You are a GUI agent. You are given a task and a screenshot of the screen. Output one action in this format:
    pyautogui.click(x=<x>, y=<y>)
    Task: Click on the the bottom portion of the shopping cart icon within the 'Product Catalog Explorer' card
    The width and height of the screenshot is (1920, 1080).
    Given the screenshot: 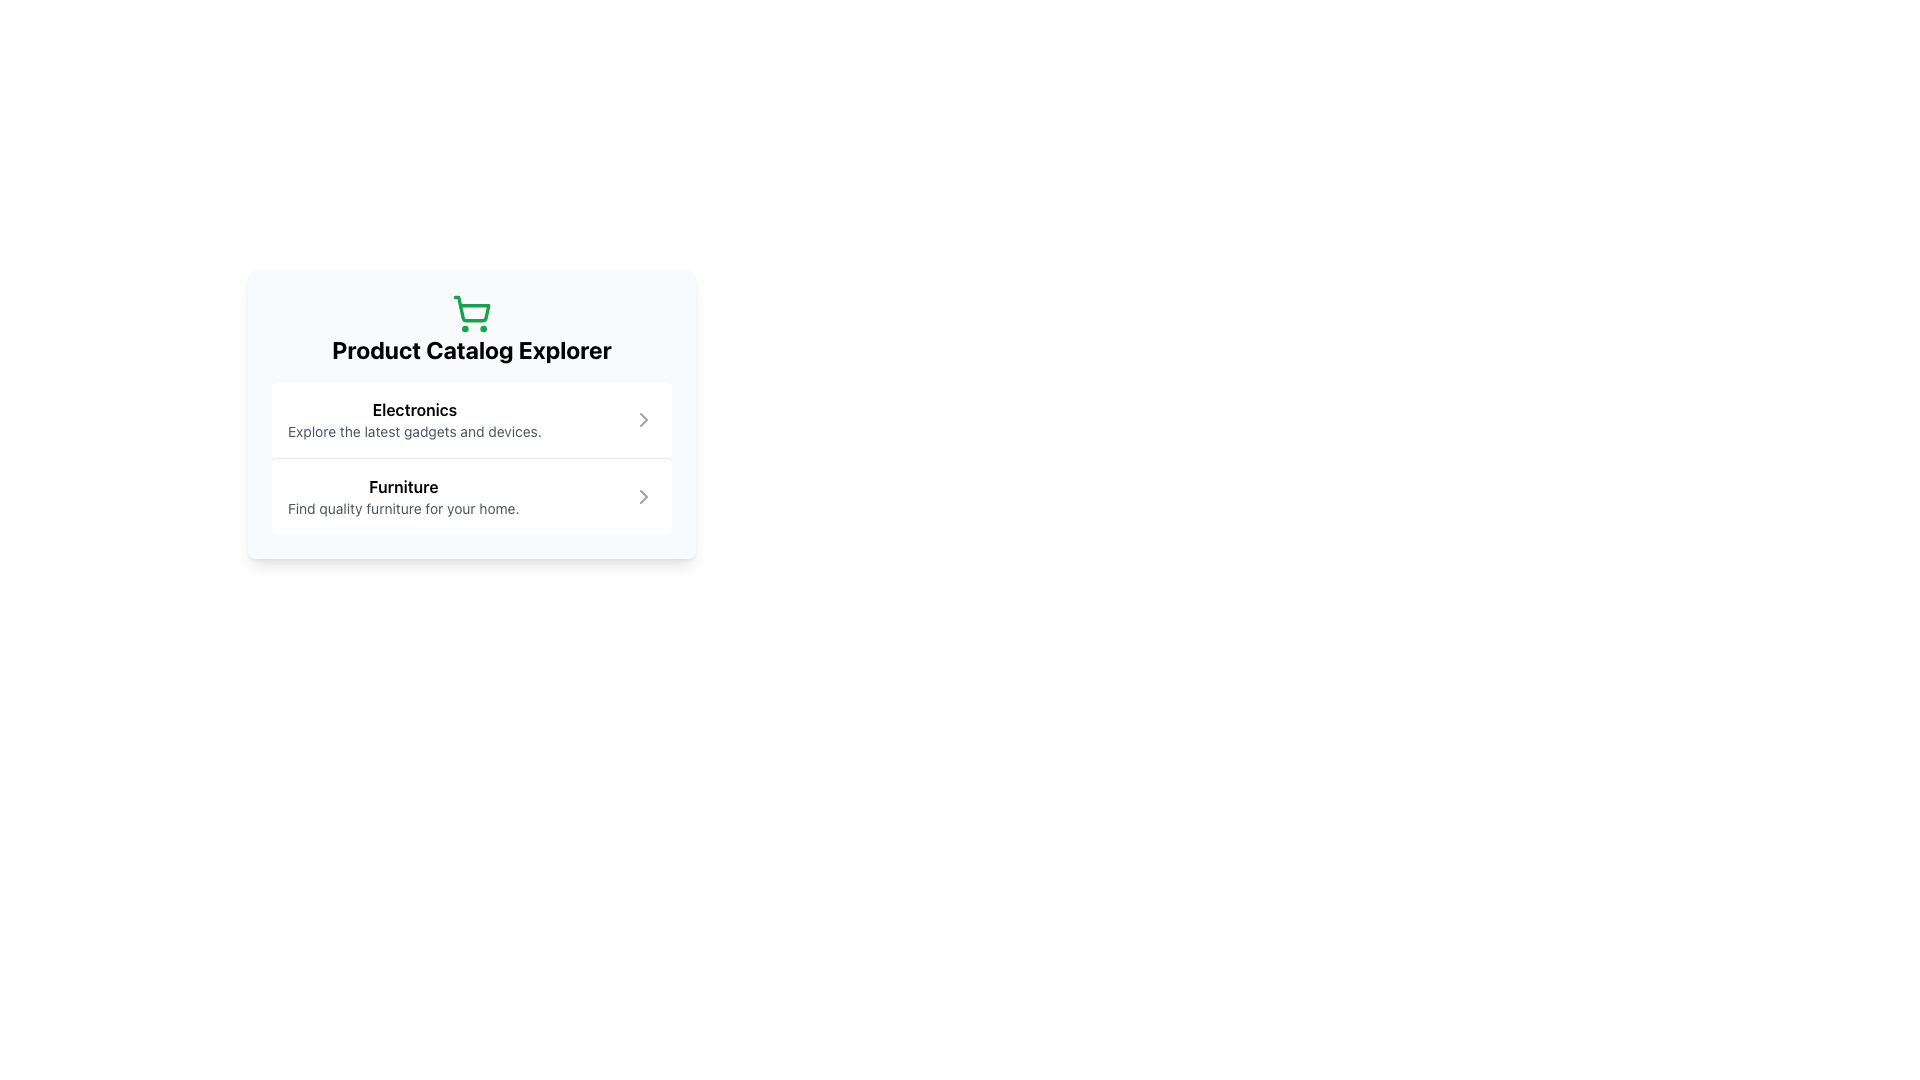 What is the action you would take?
    pyautogui.click(x=471, y=309)
    